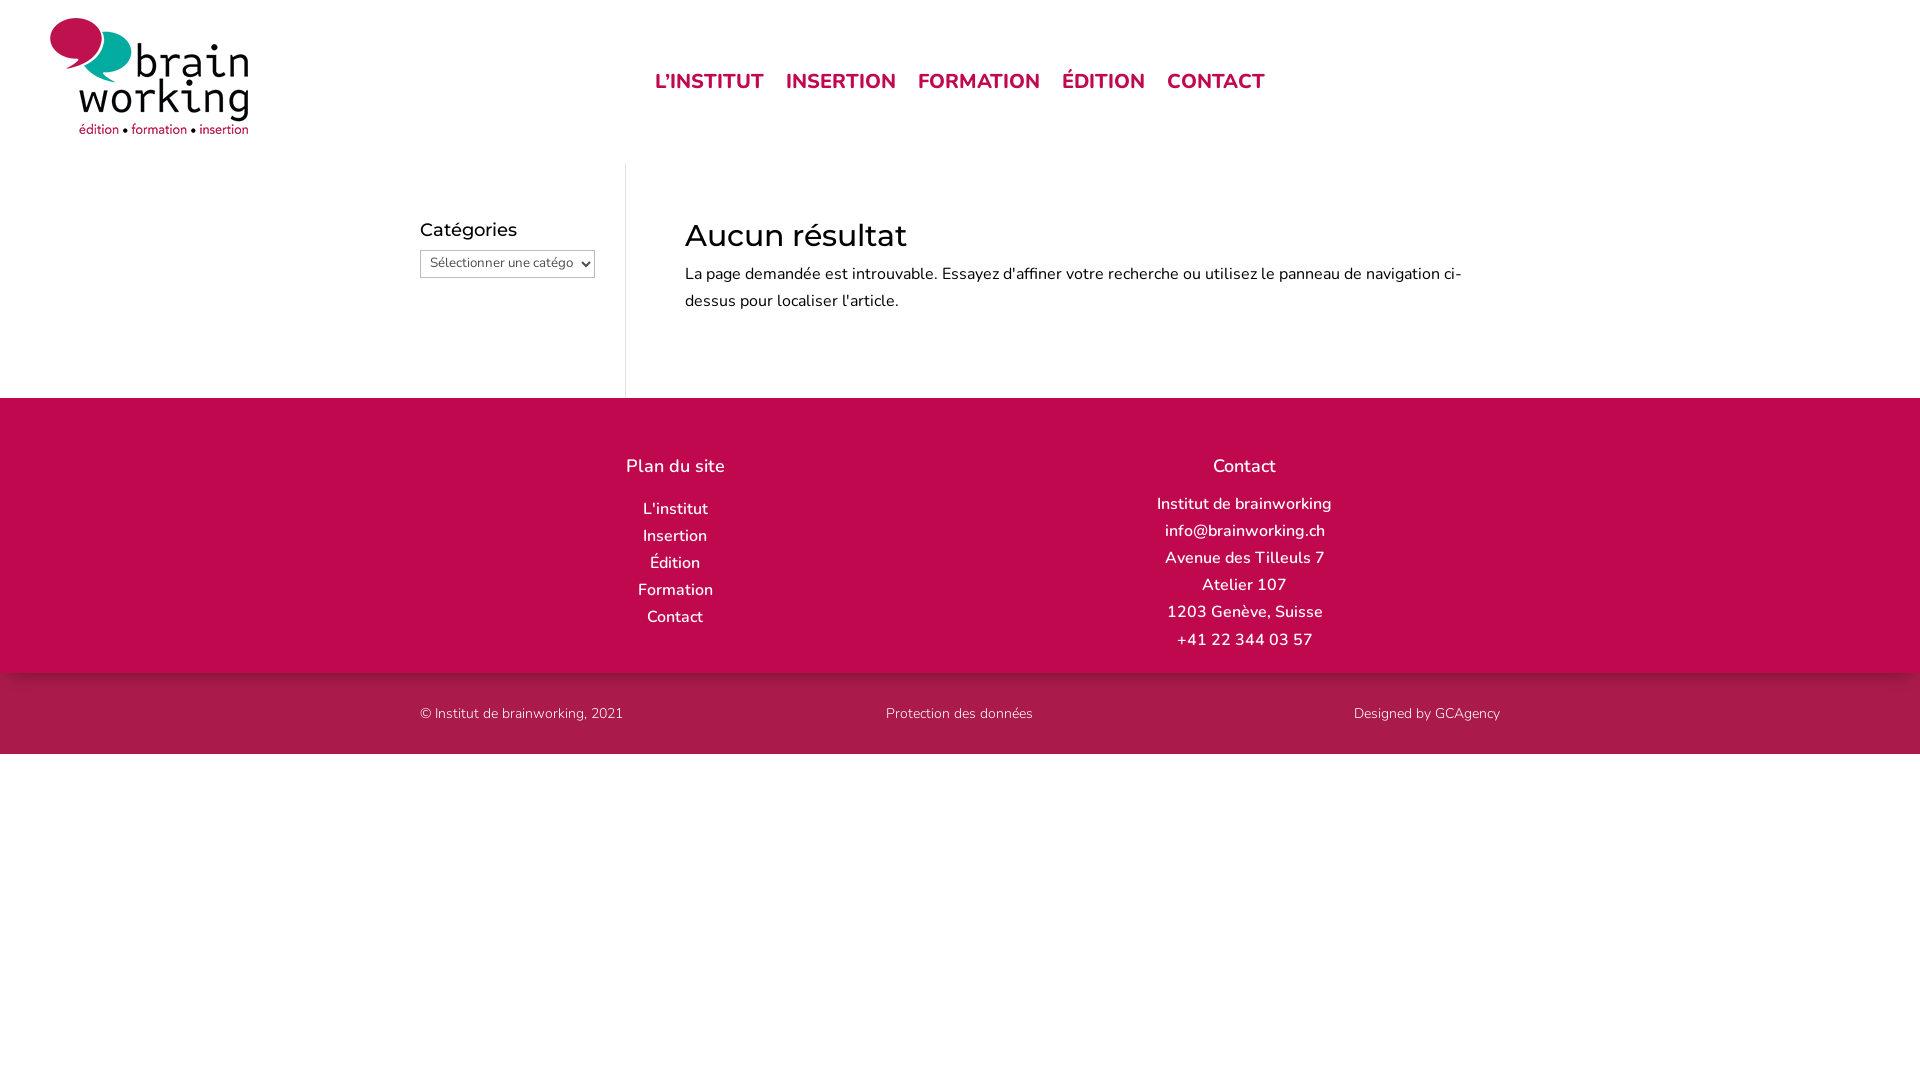 This screenshot has width=1920, height=1080. What do you see at coordinates (675, 616) in the screenshot?
I see `'Contact'` at bounding box center [675, 616].